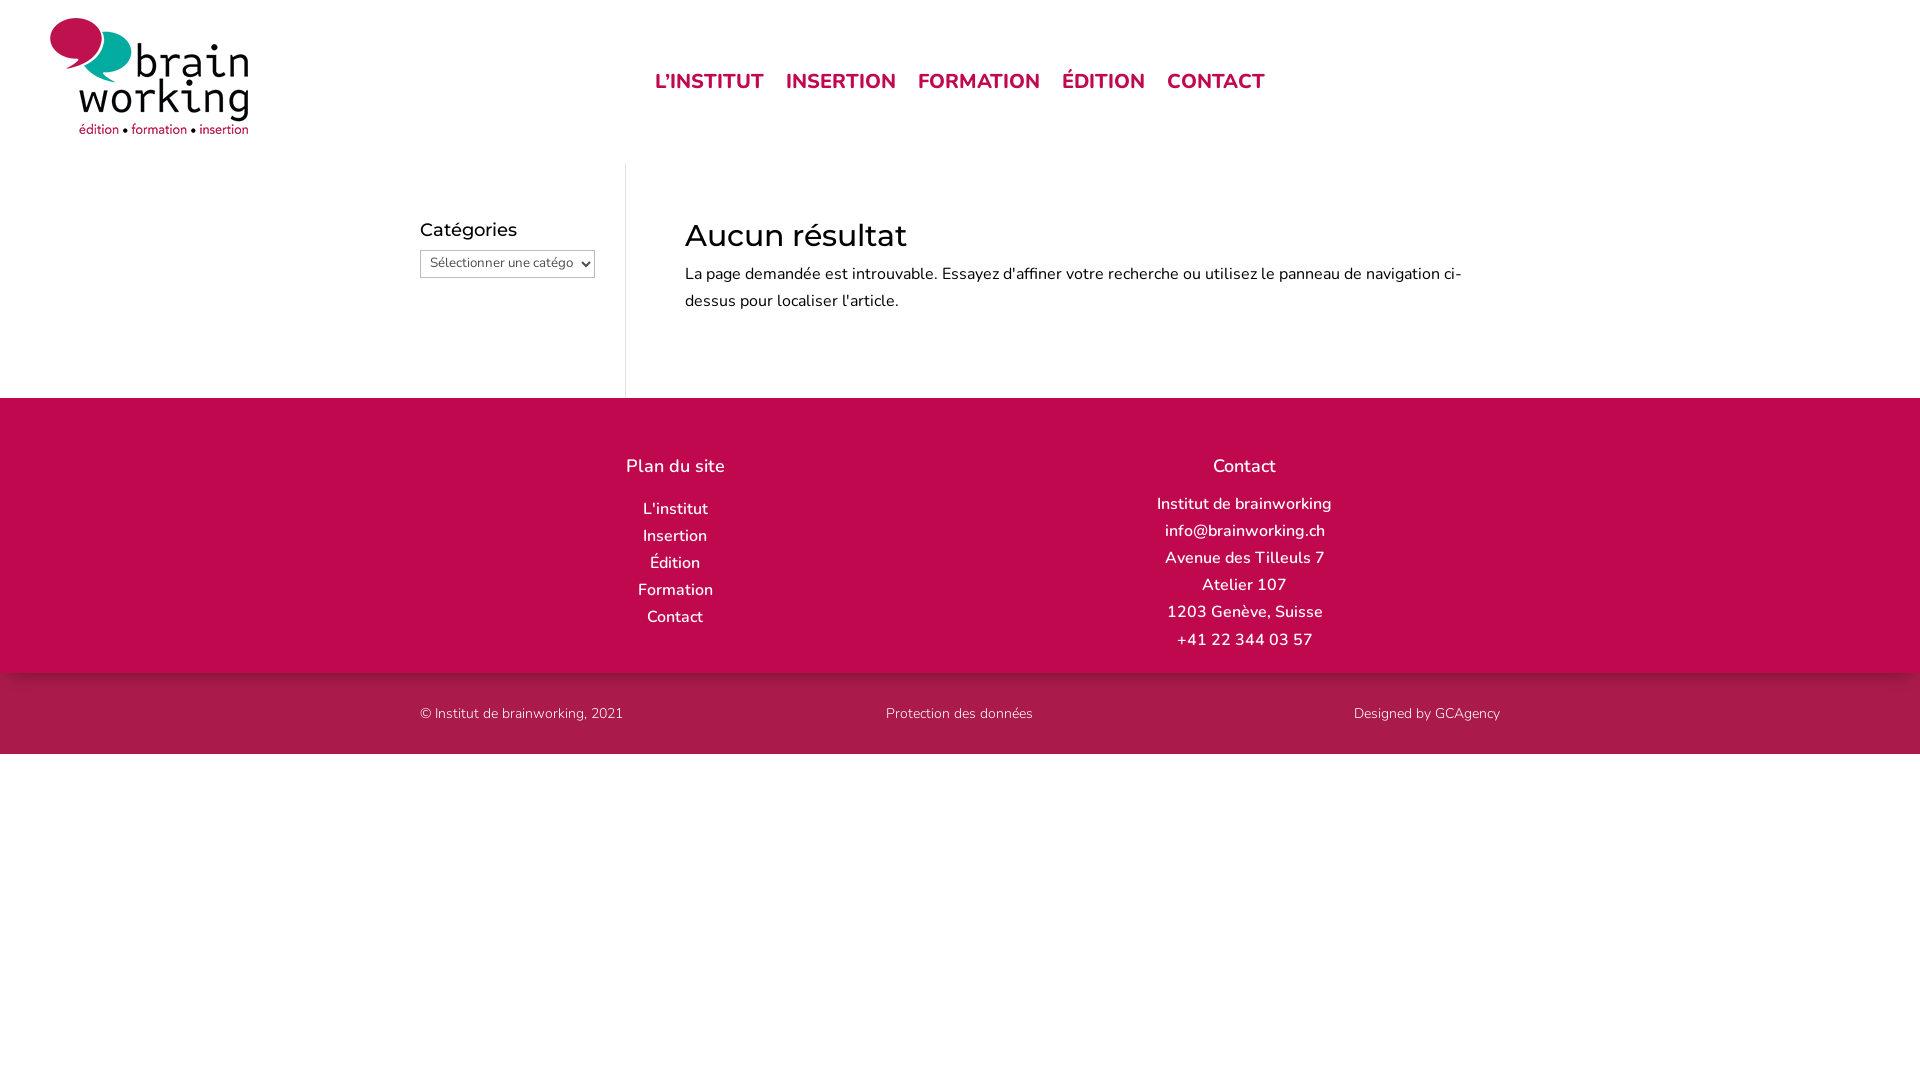 This screenshot has width=1920, height=1080. What do you see at coordinates (675, 616) in the screenshot?
I see `'Contact'` at bounding box center [675, 616].